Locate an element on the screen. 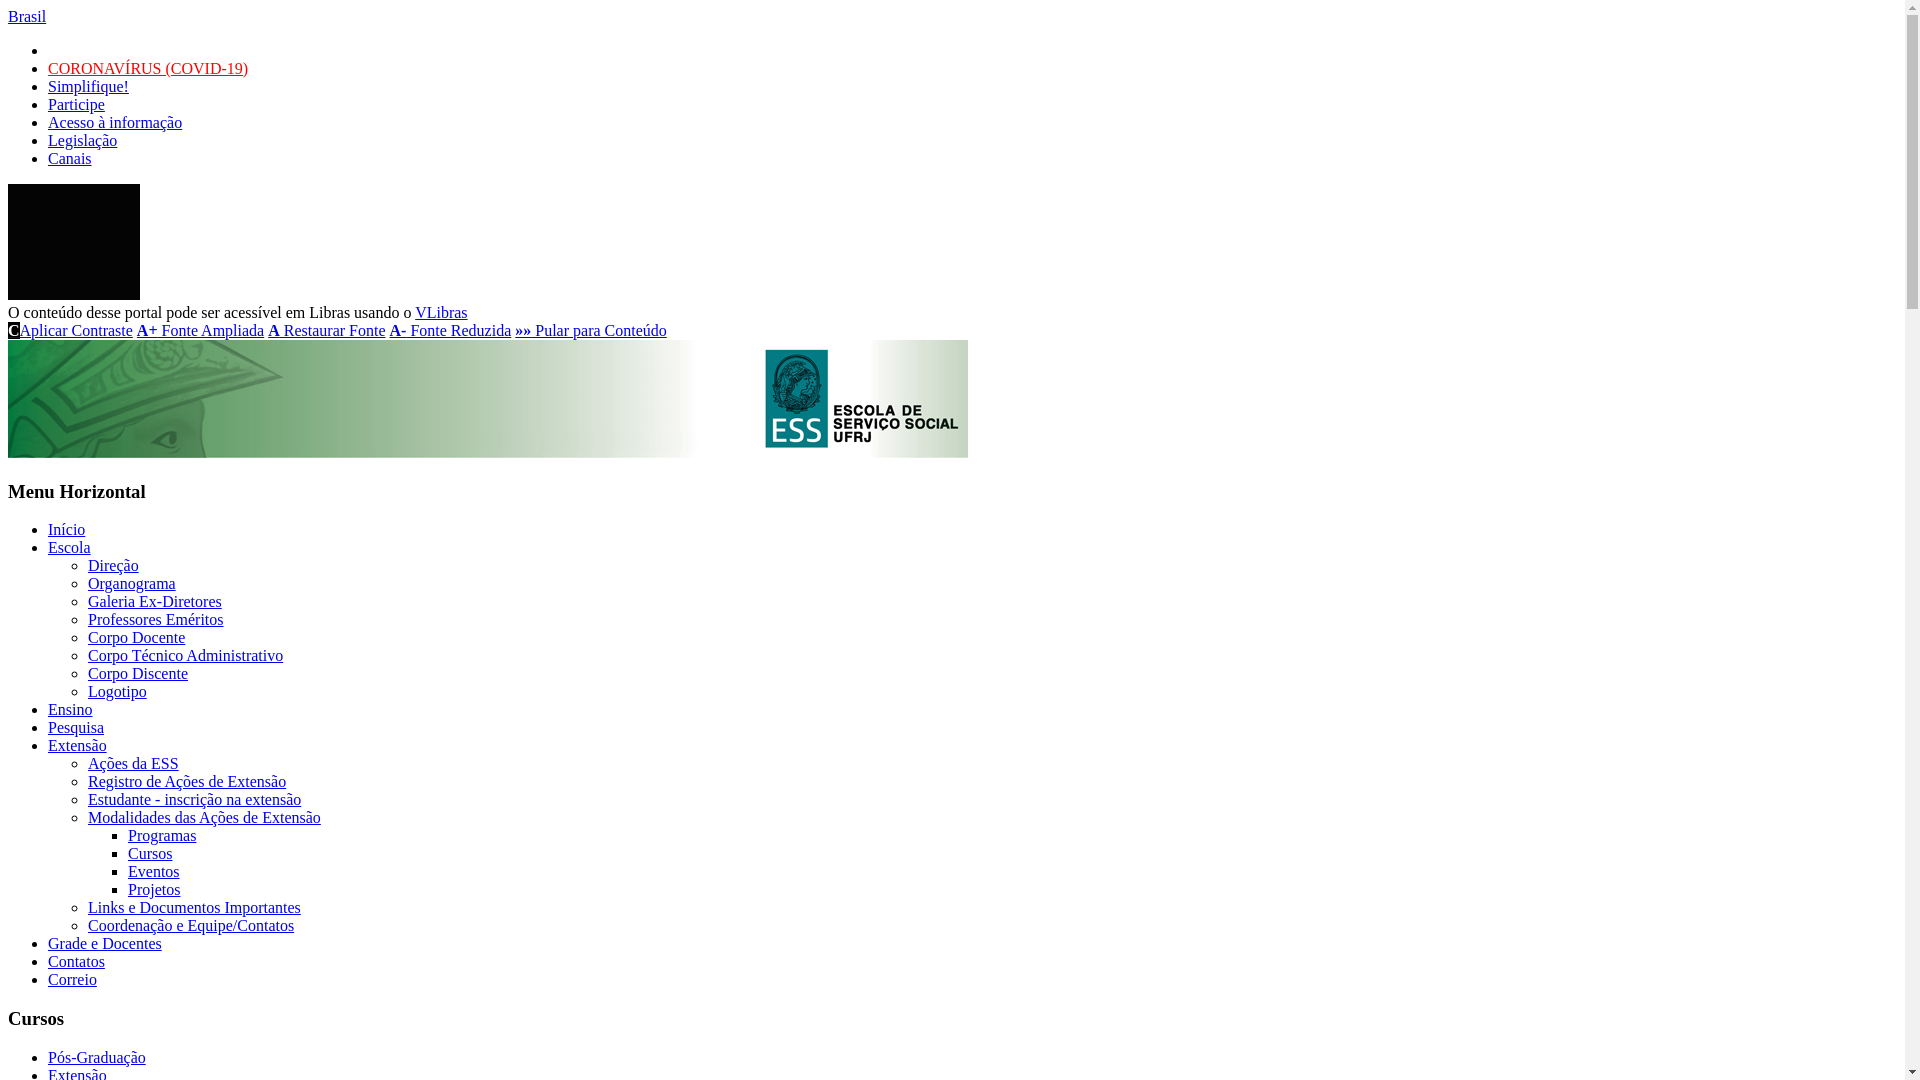 This screenshot has height=1080, width=1920. 'Canais' is located at coordinates (70, 157).